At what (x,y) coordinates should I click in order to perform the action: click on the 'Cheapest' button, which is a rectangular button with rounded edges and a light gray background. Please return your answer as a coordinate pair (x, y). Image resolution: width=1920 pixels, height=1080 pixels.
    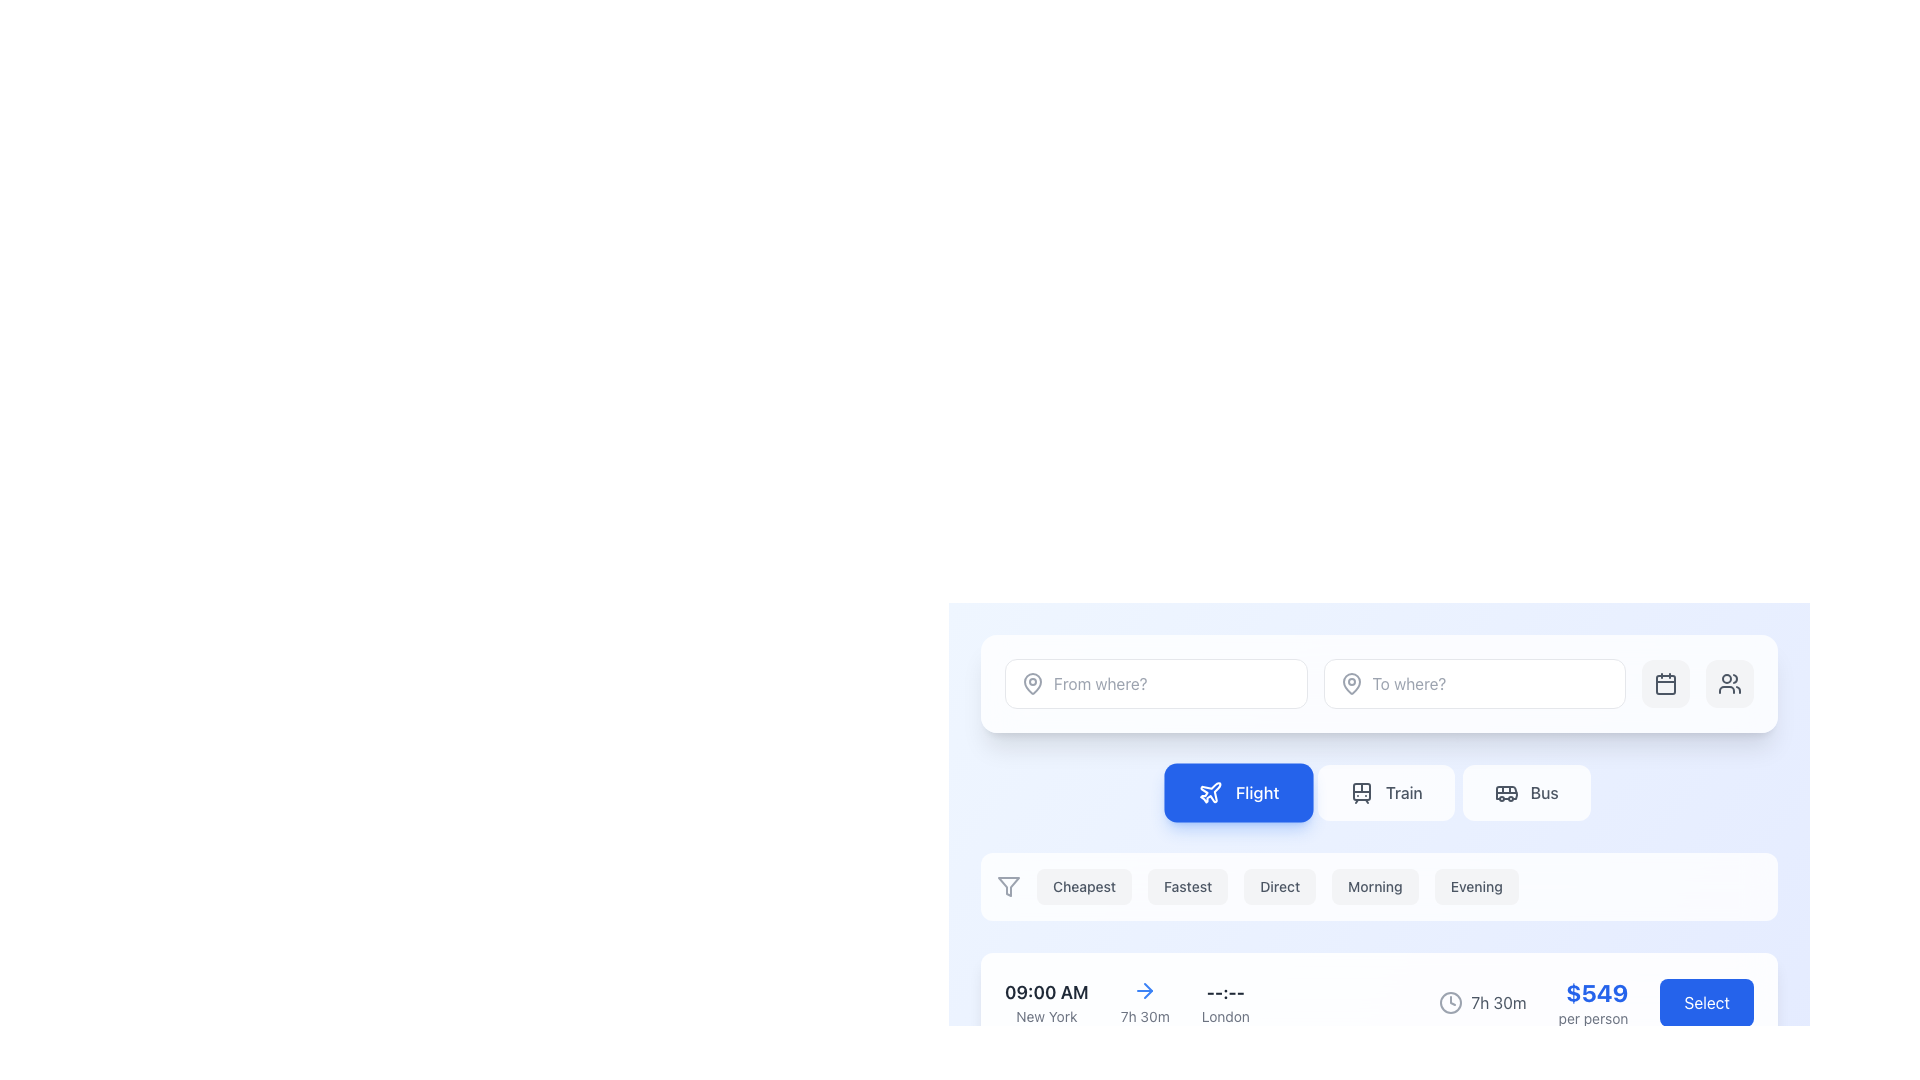
    Looking at the image, I should click on (1083, 886).